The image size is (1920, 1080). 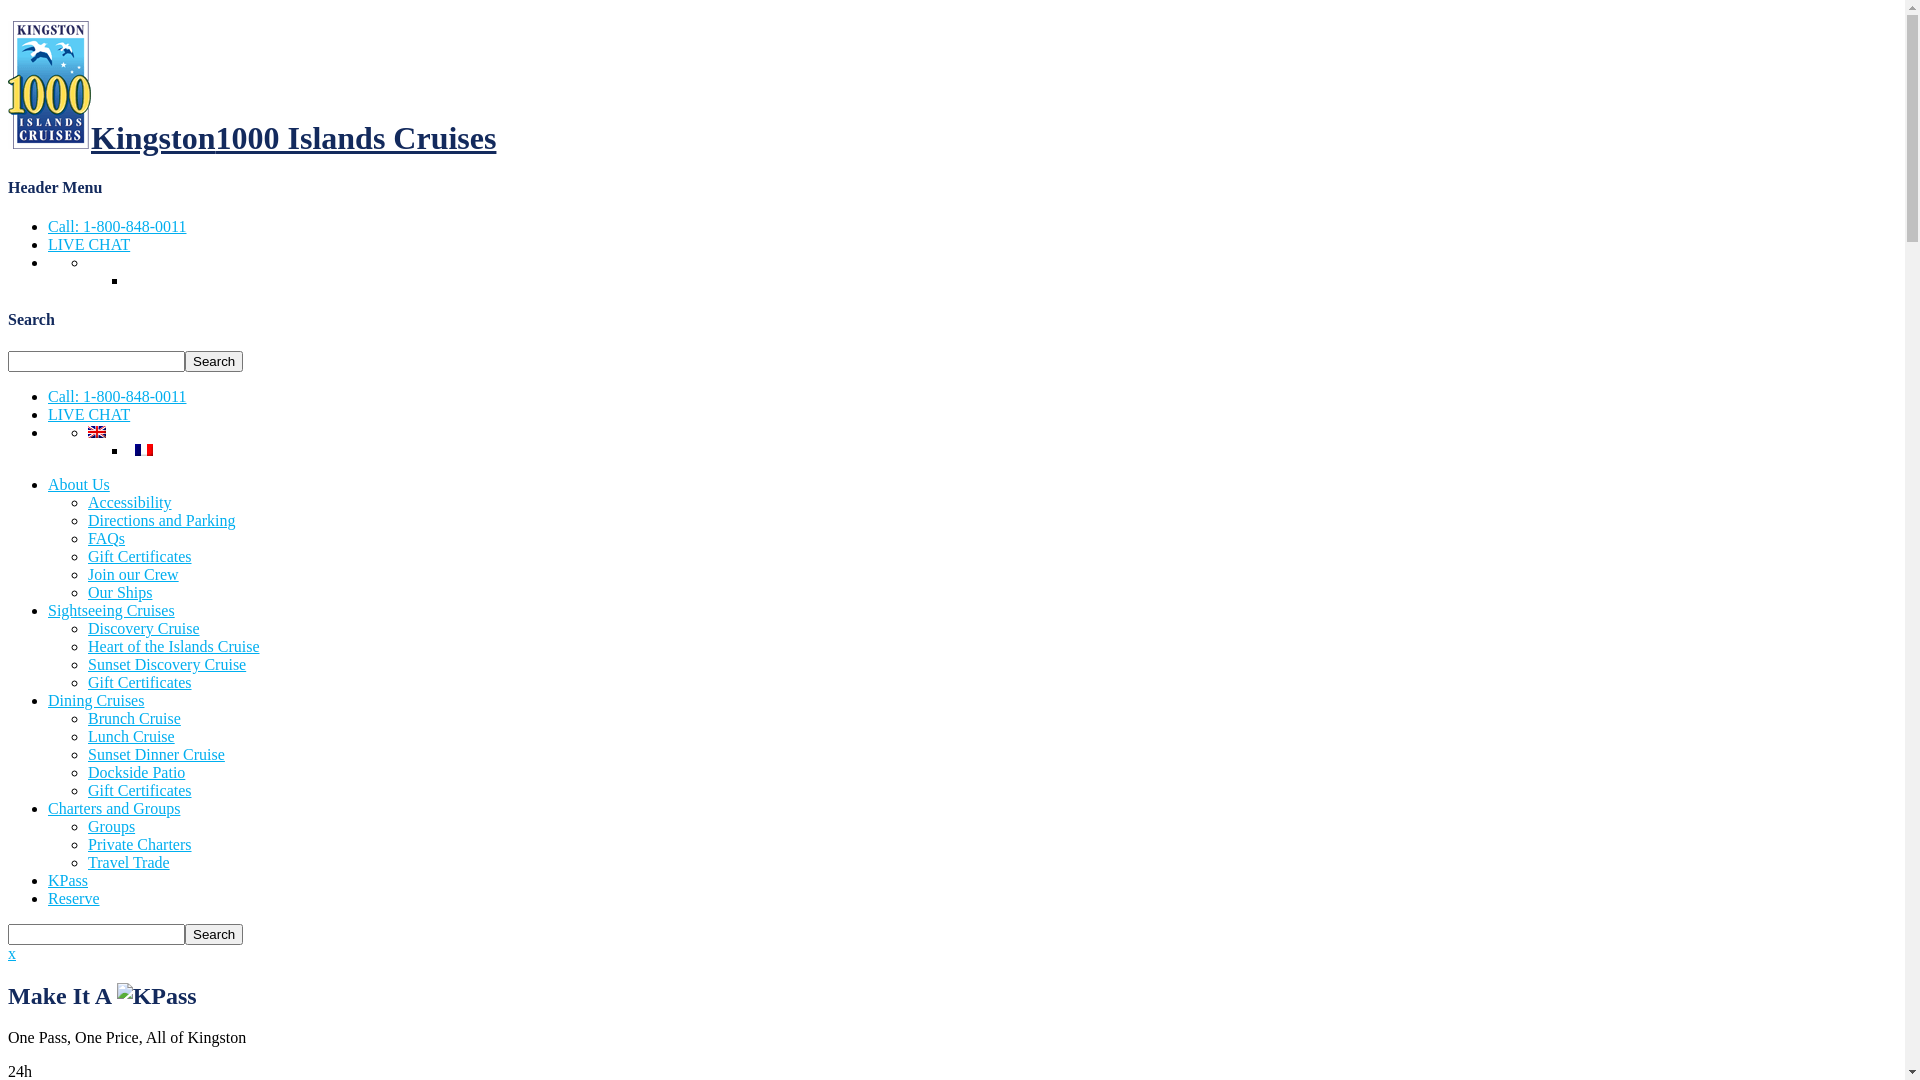 I want to click on 'KPass', so click(x=67, y=879).